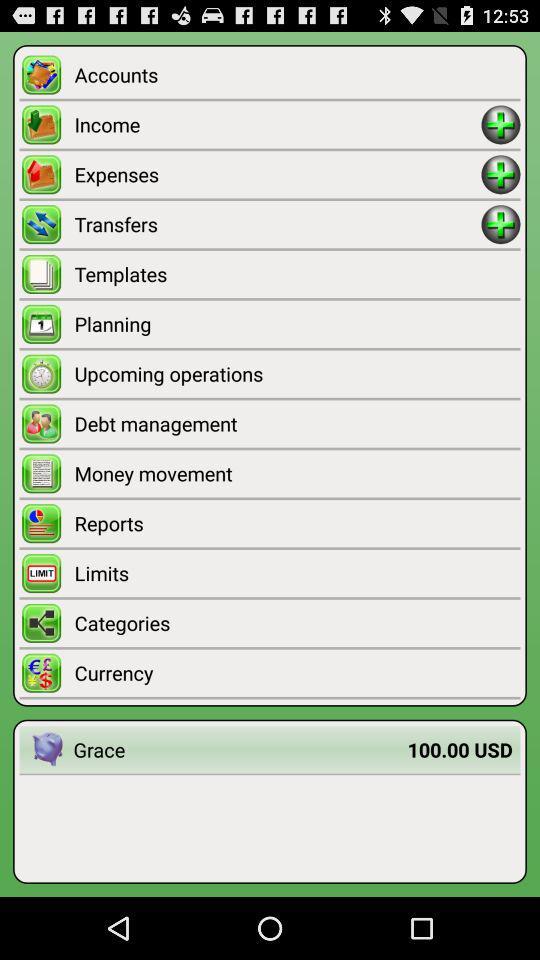 The image size is (540, 960). Describe the element at coordinates (460, 748) in the screenshot. I see `app to the right of the grace app` at that location.